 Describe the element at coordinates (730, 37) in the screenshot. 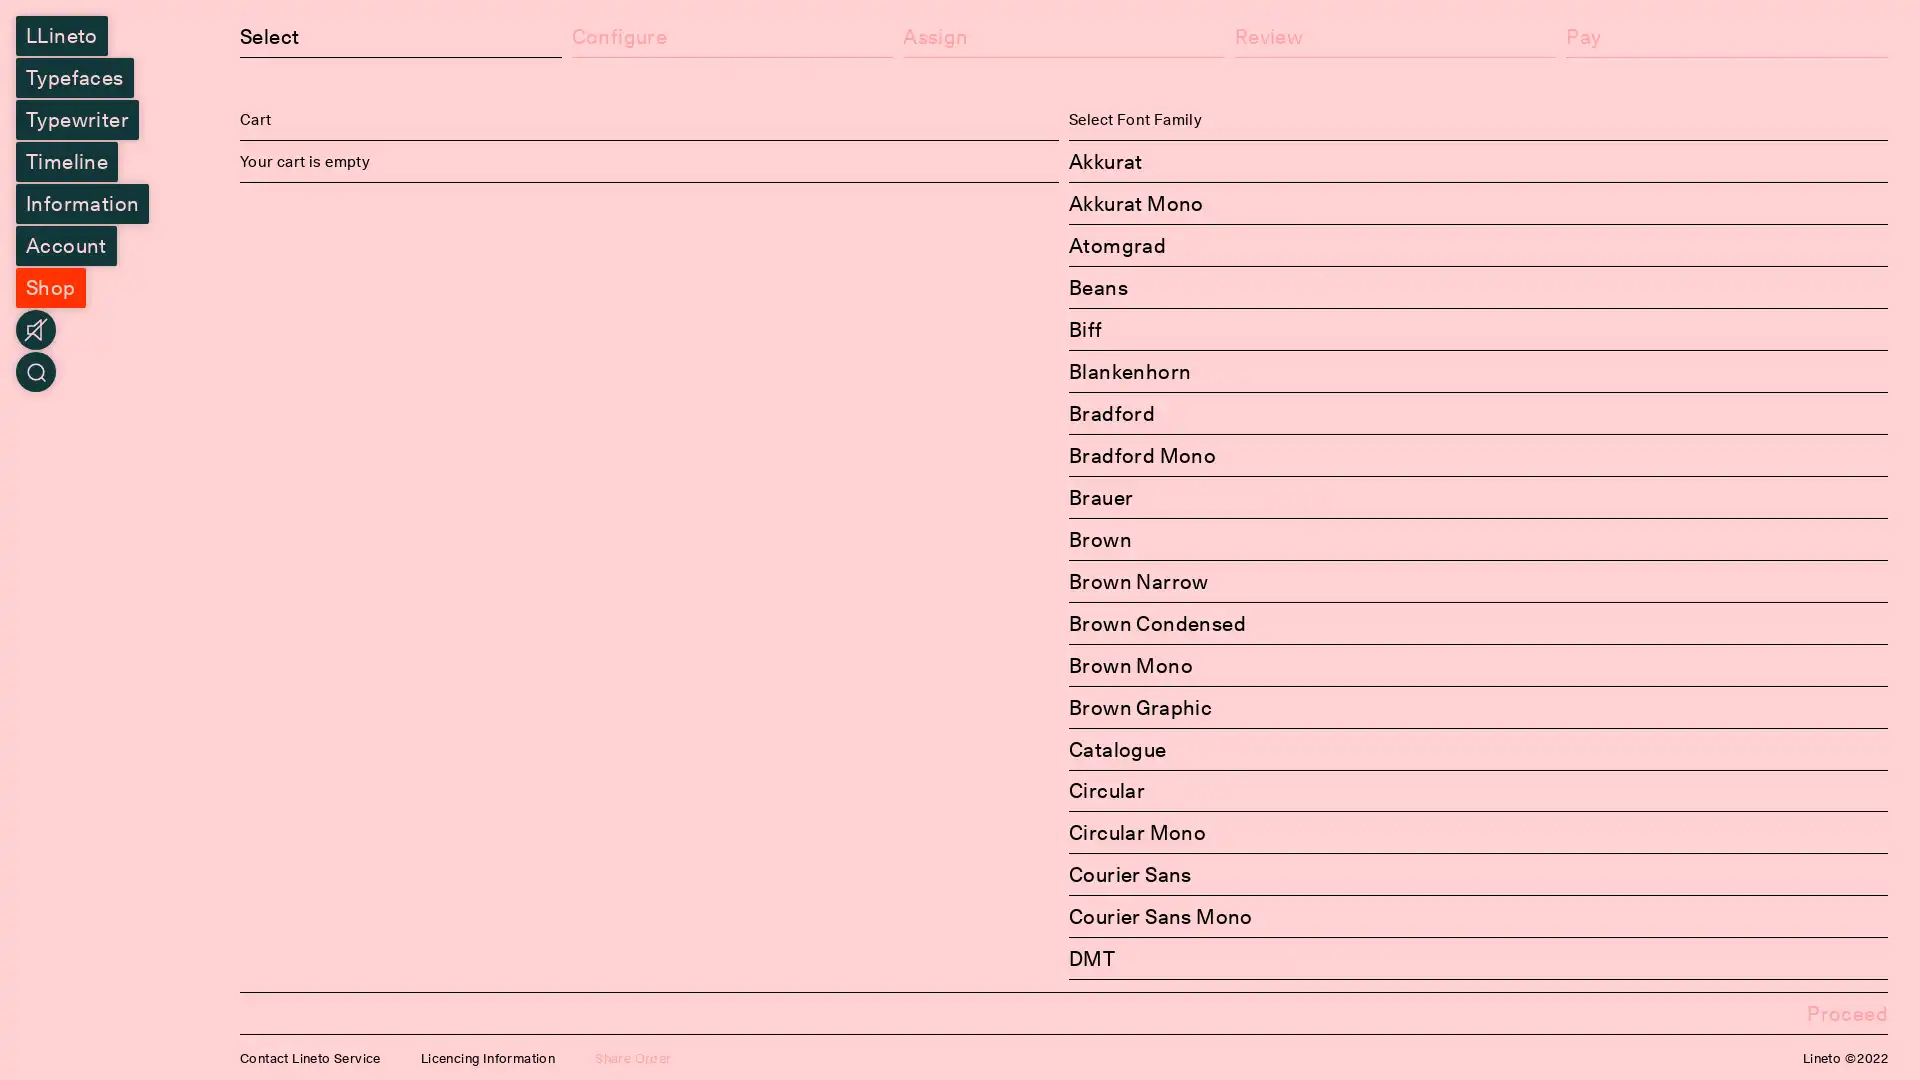

I see `Configure` at that location.